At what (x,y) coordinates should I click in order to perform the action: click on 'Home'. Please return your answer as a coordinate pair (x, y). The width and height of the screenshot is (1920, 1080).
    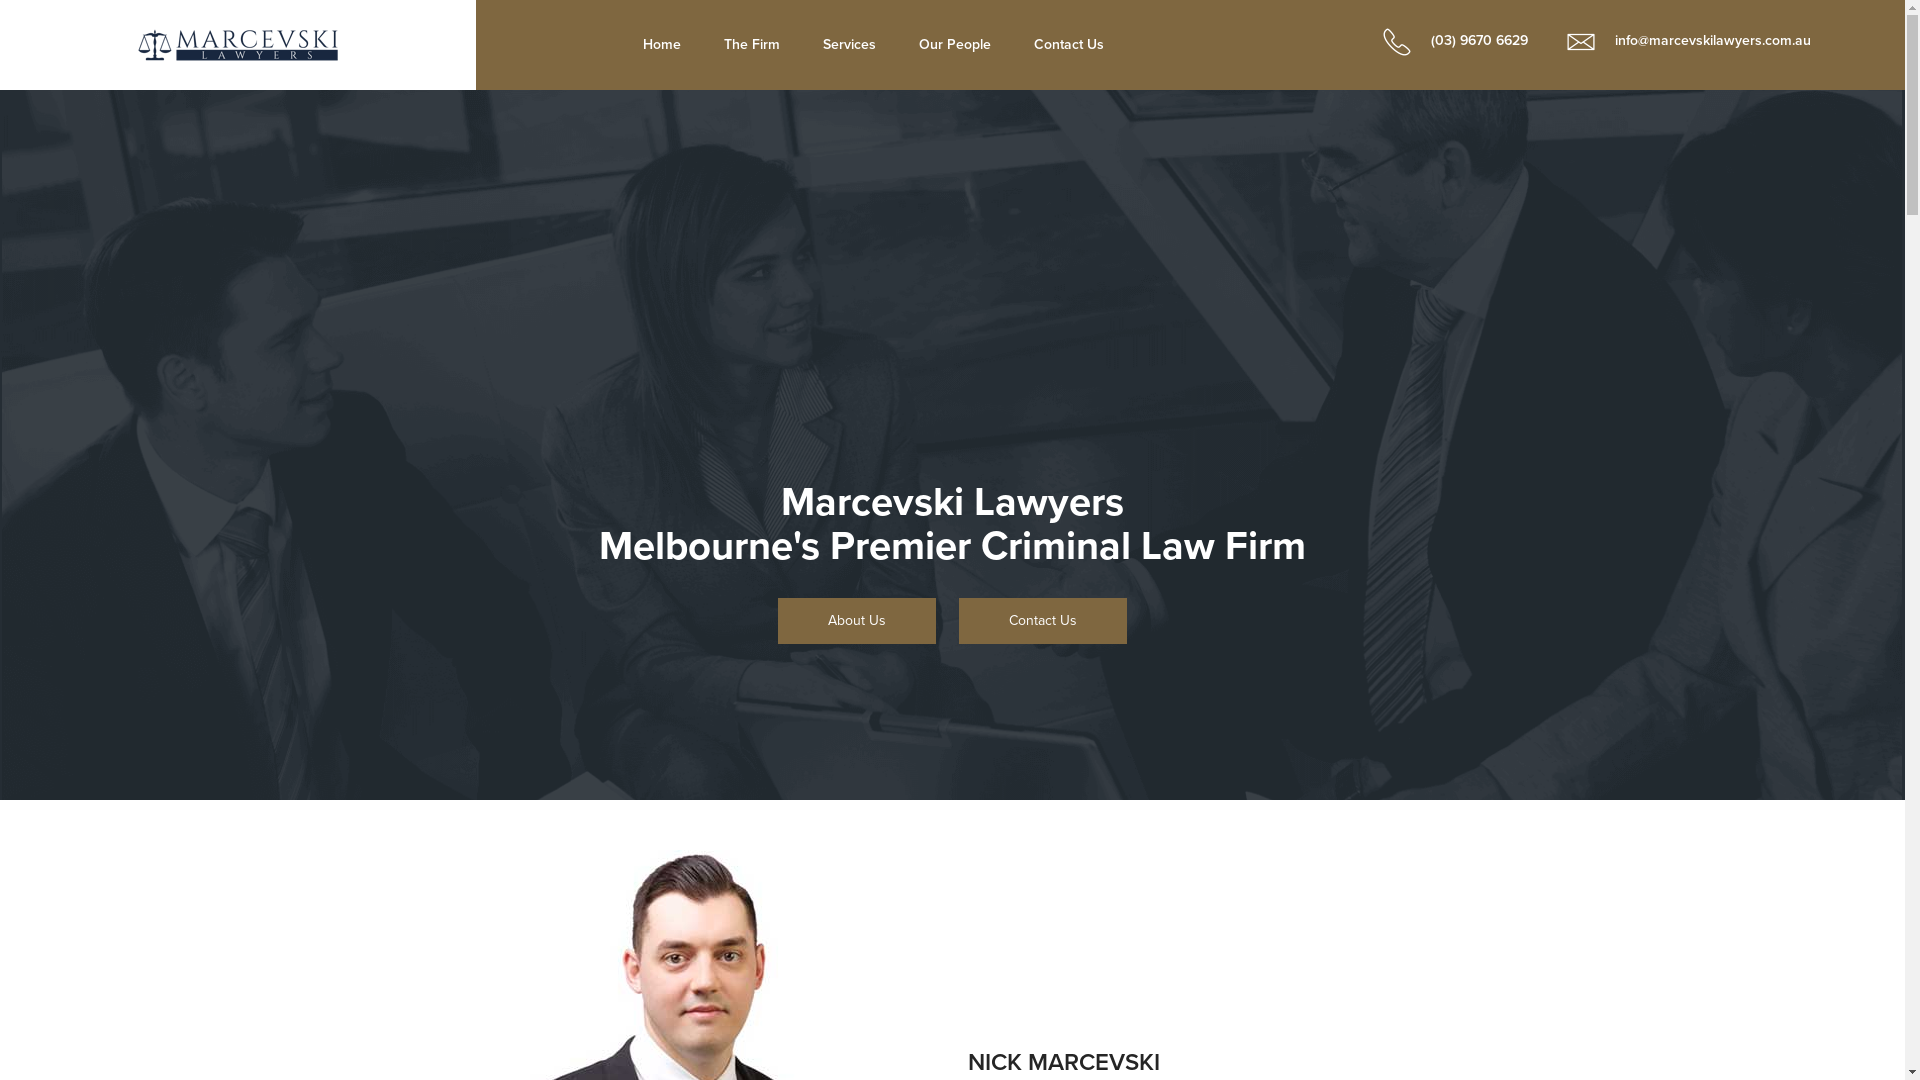
    Looking at the image, I should click on (662, 45).